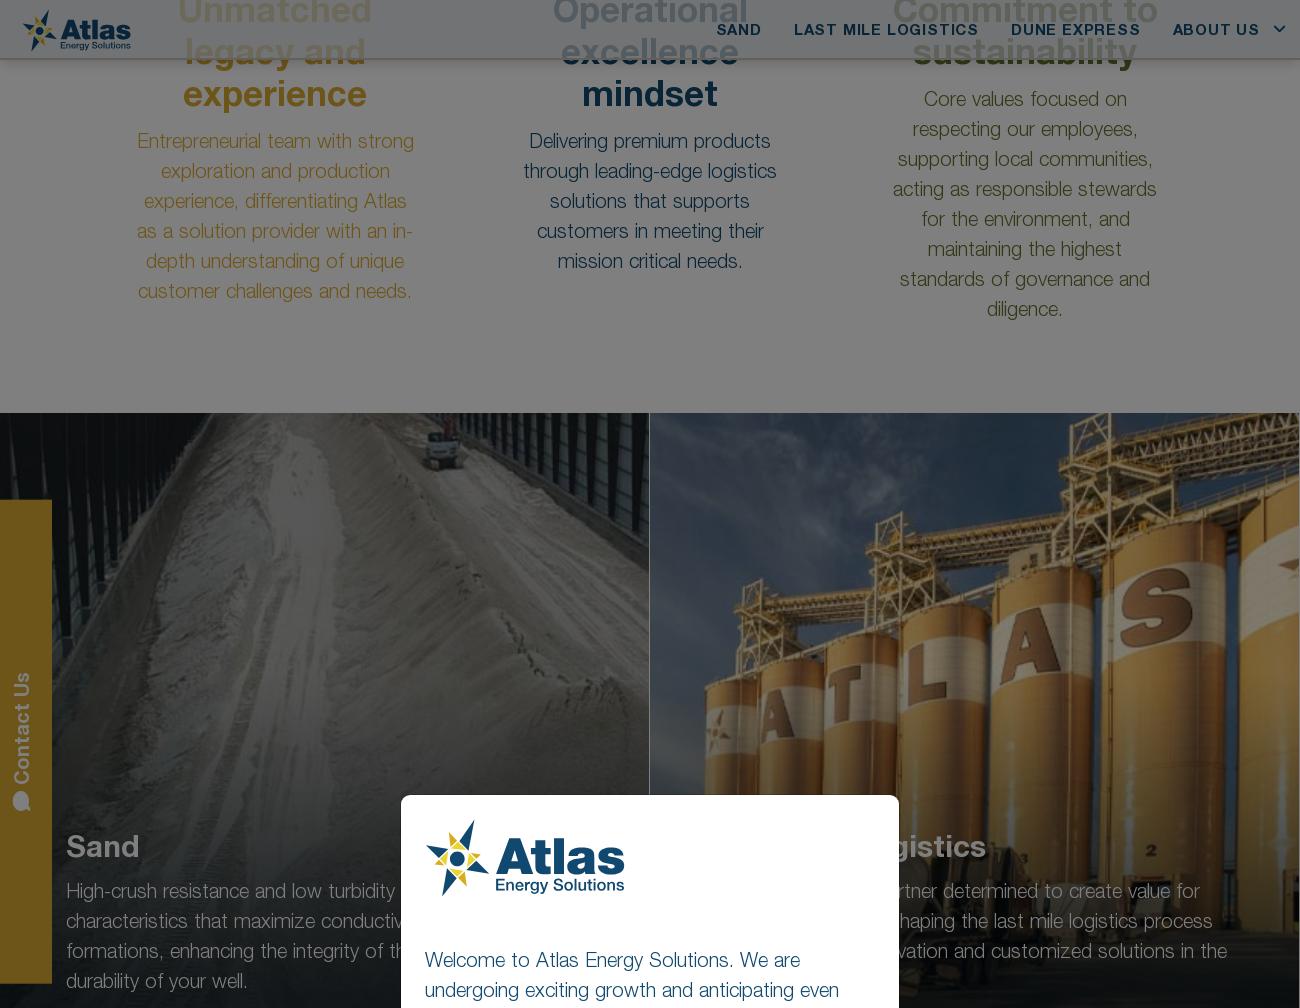  Describe the element at coordinates (287, 957) in the screenshot. I see `'Austin, Texas 78730'` at that location.